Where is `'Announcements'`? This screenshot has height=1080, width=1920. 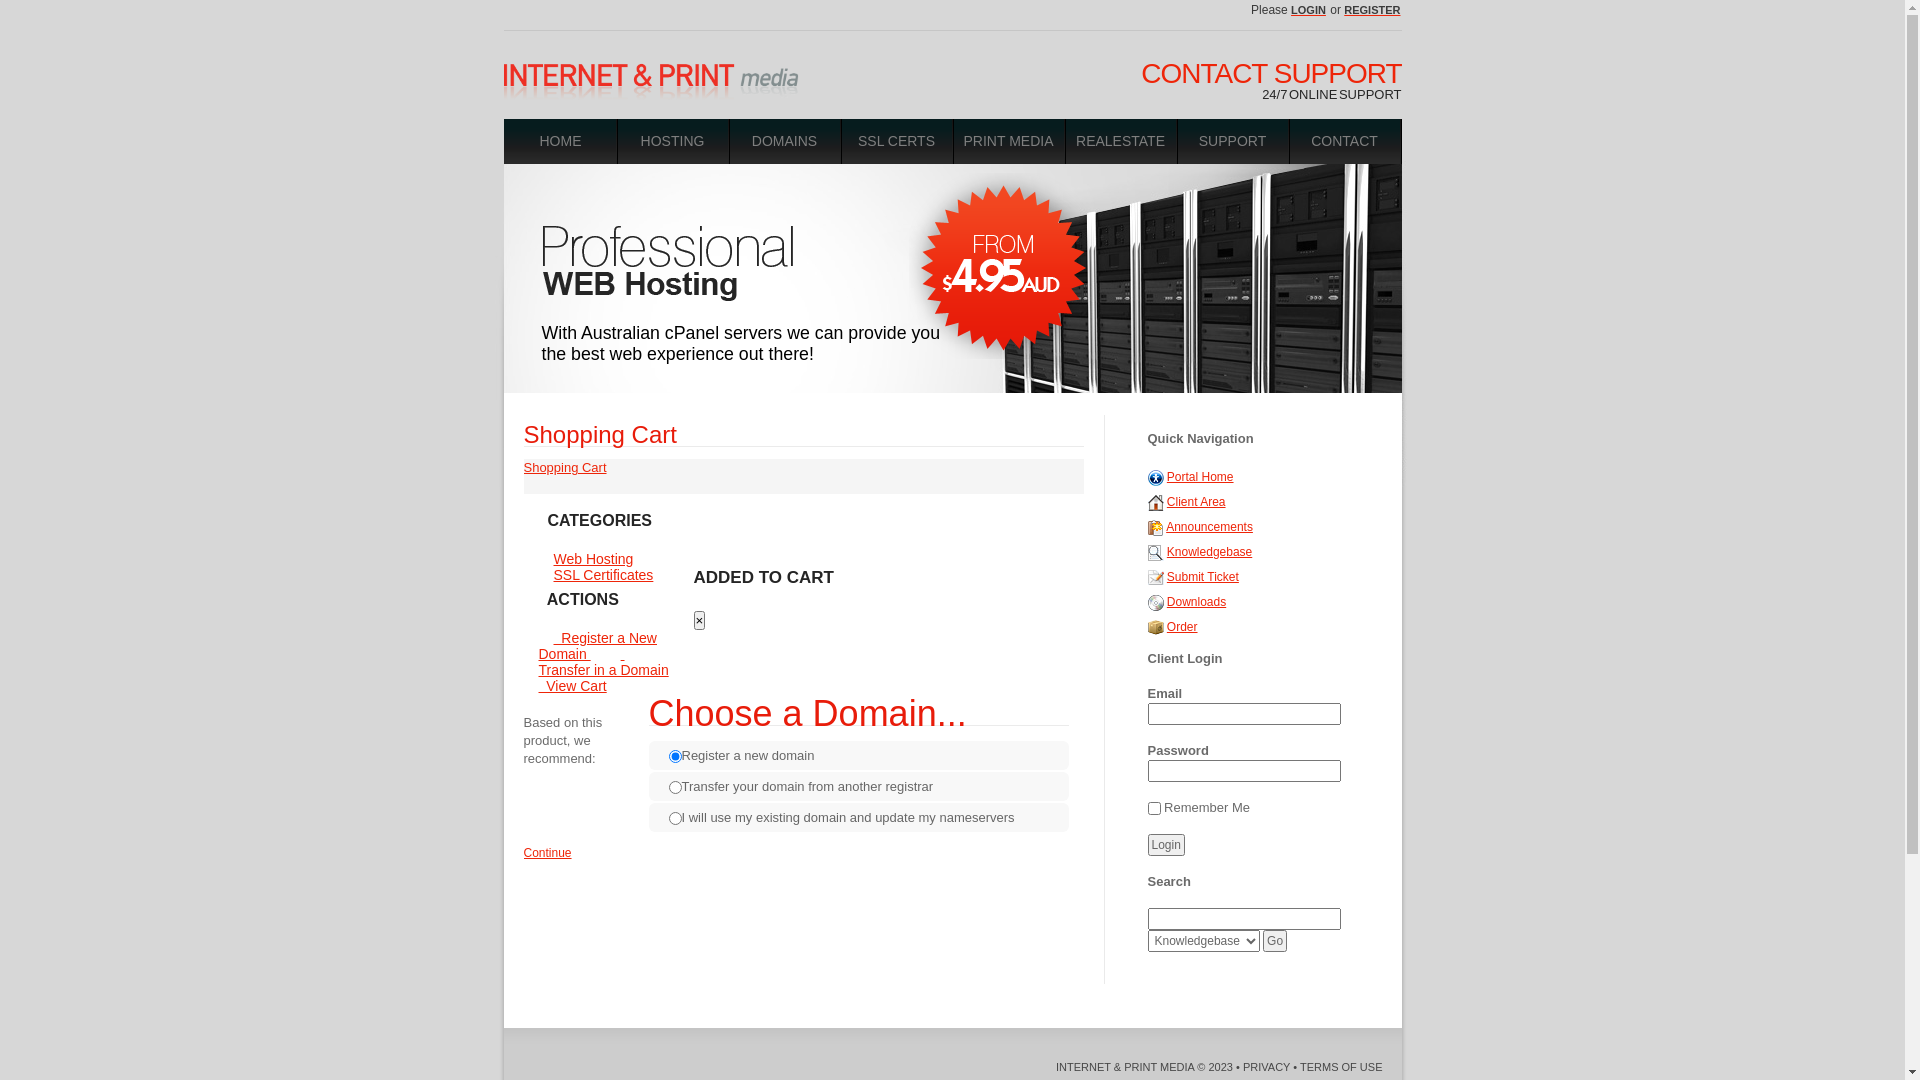
'Announcements' is located at coordinates (1208, 526).